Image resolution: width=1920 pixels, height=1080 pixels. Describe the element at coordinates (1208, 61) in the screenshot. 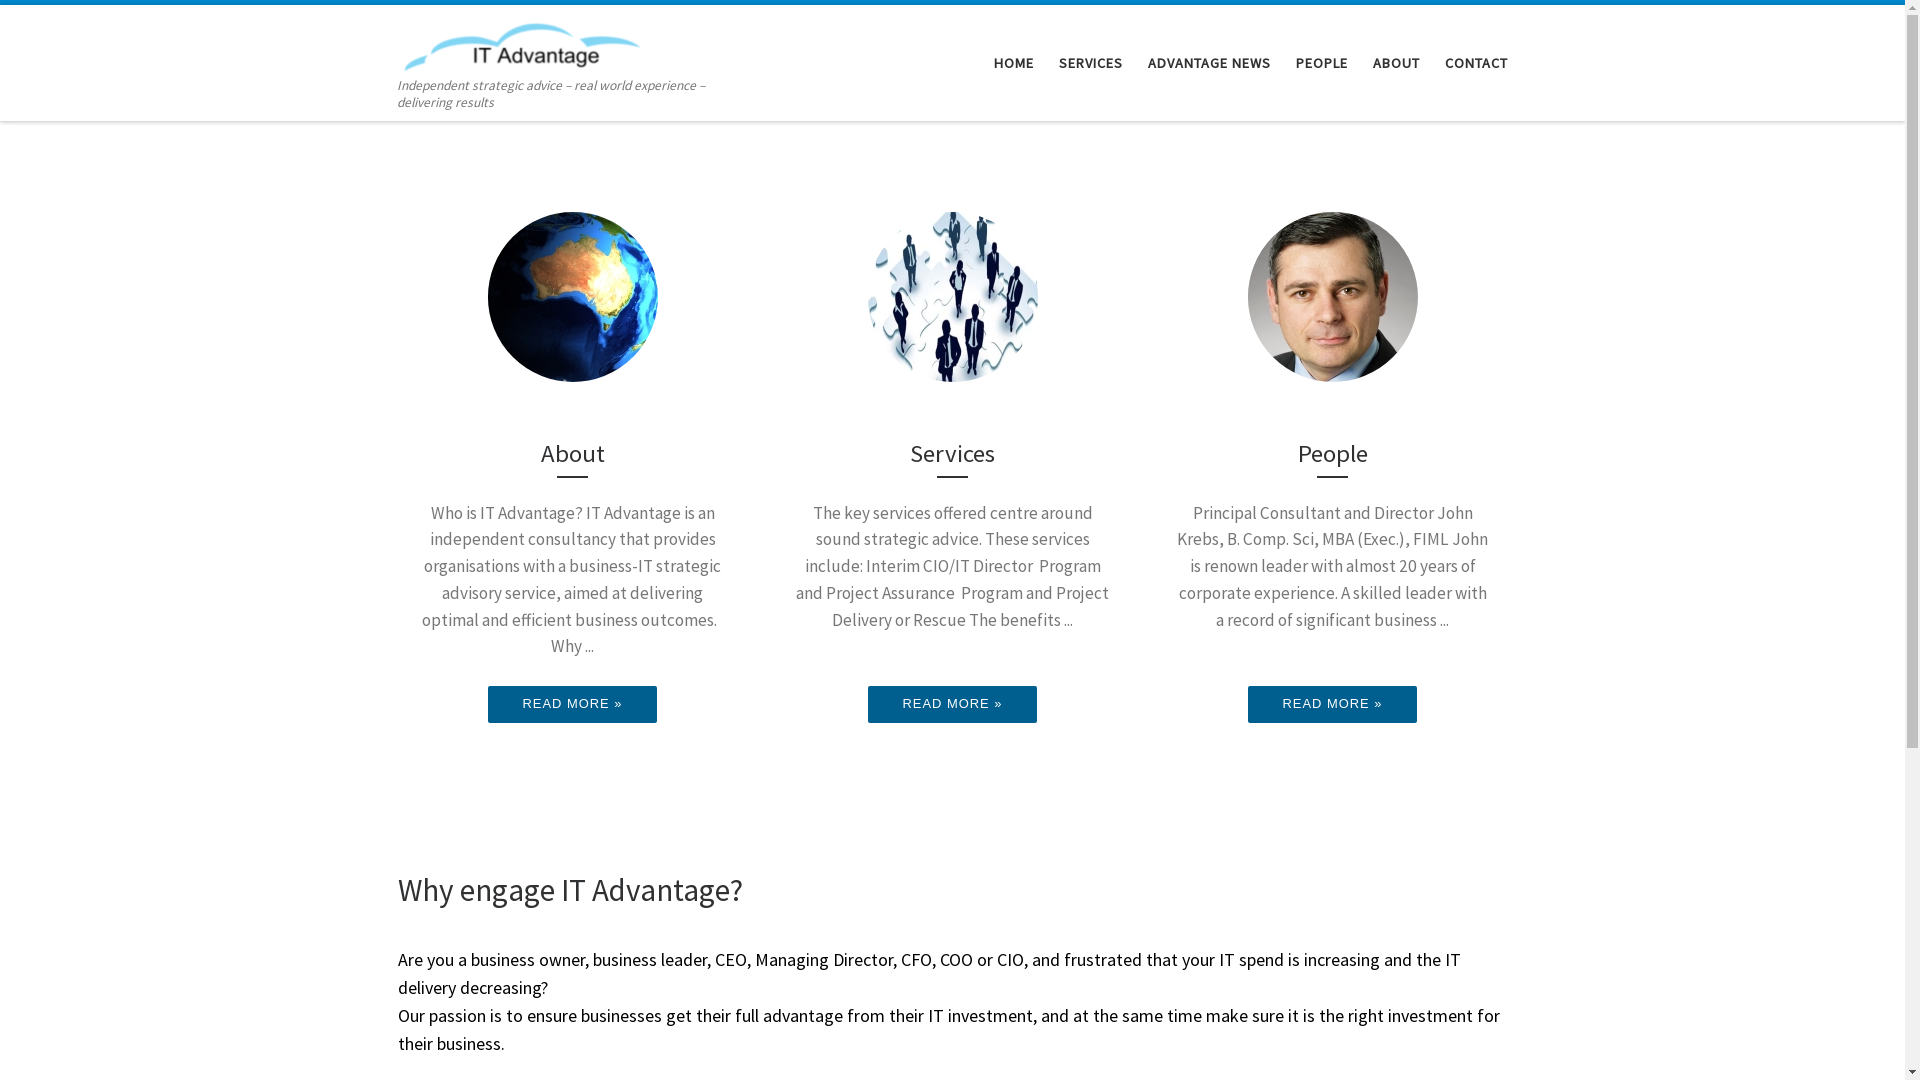

I see `'ADVANTAGE NEWS'` at that location.